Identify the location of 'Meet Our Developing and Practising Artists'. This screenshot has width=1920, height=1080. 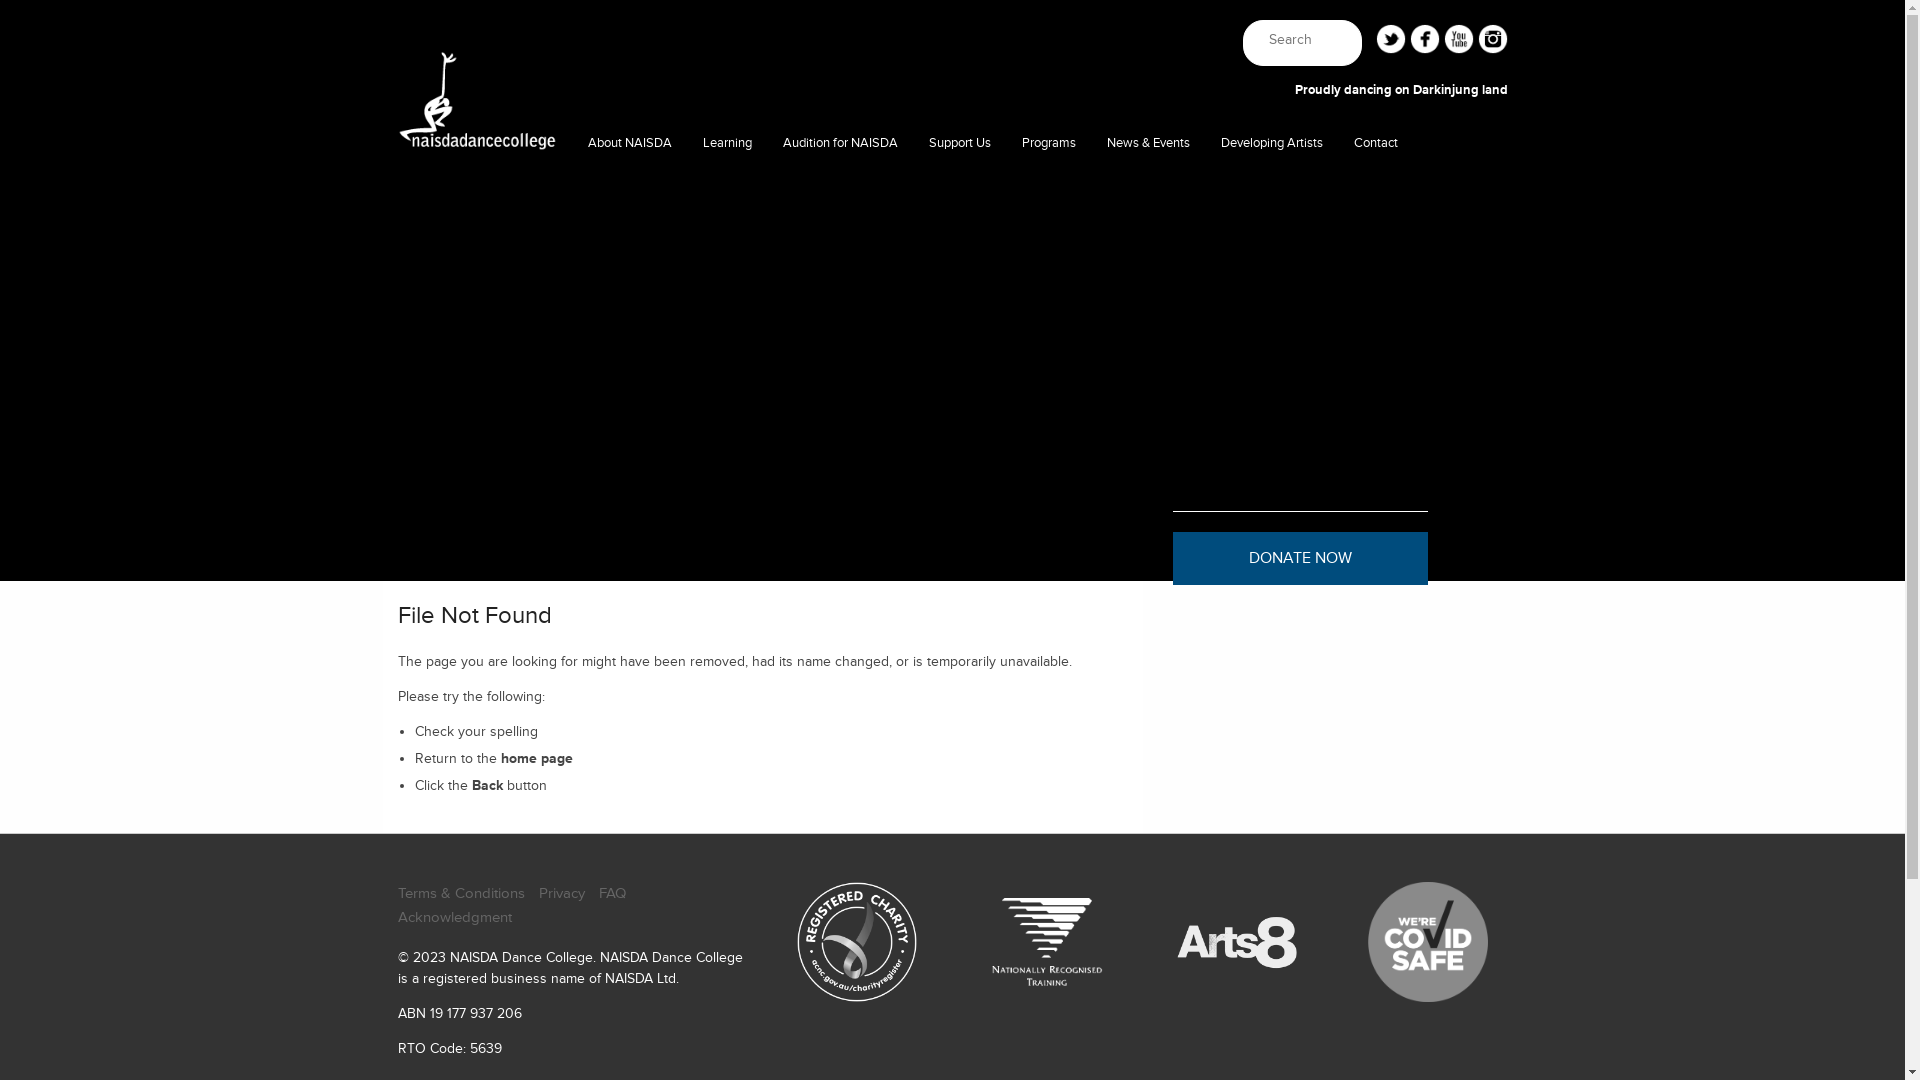
(1271, 185).